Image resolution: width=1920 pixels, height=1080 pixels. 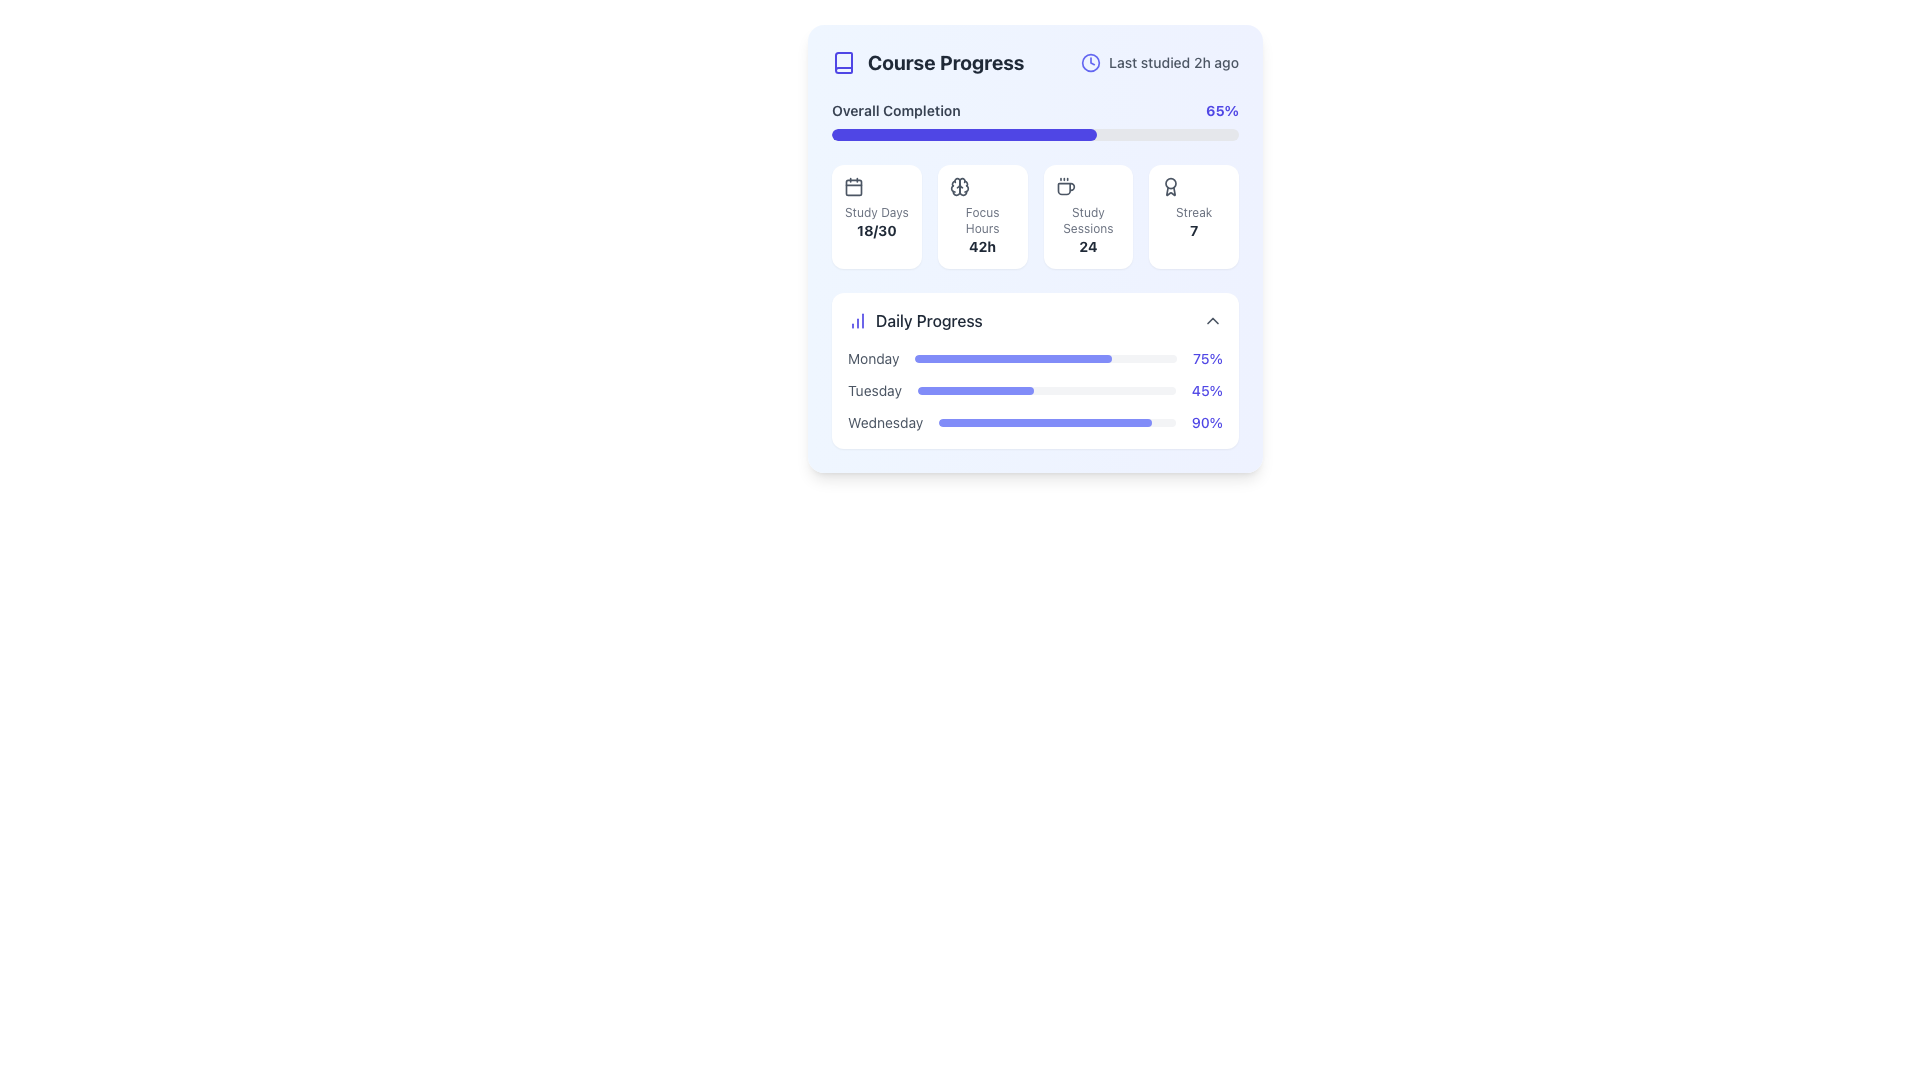 What do you see at coordinates (1035, 357) in the screenshot?
I see `label information of the first progress bar in the 'Daily Progress' section, which represents 75% completion for Monday's activities` at bounding box center [1035, 357].